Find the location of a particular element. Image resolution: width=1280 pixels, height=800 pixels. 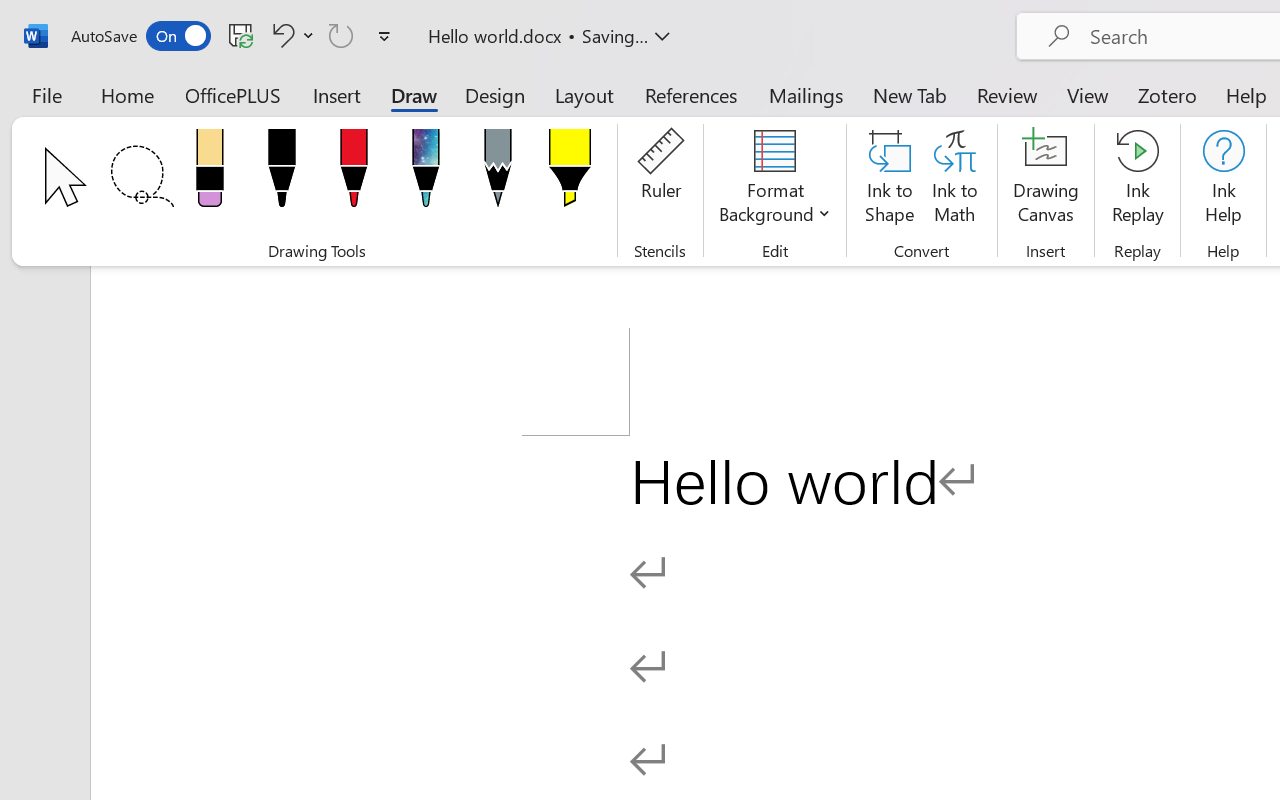

'Insert' is located at coordinates (337, 94).